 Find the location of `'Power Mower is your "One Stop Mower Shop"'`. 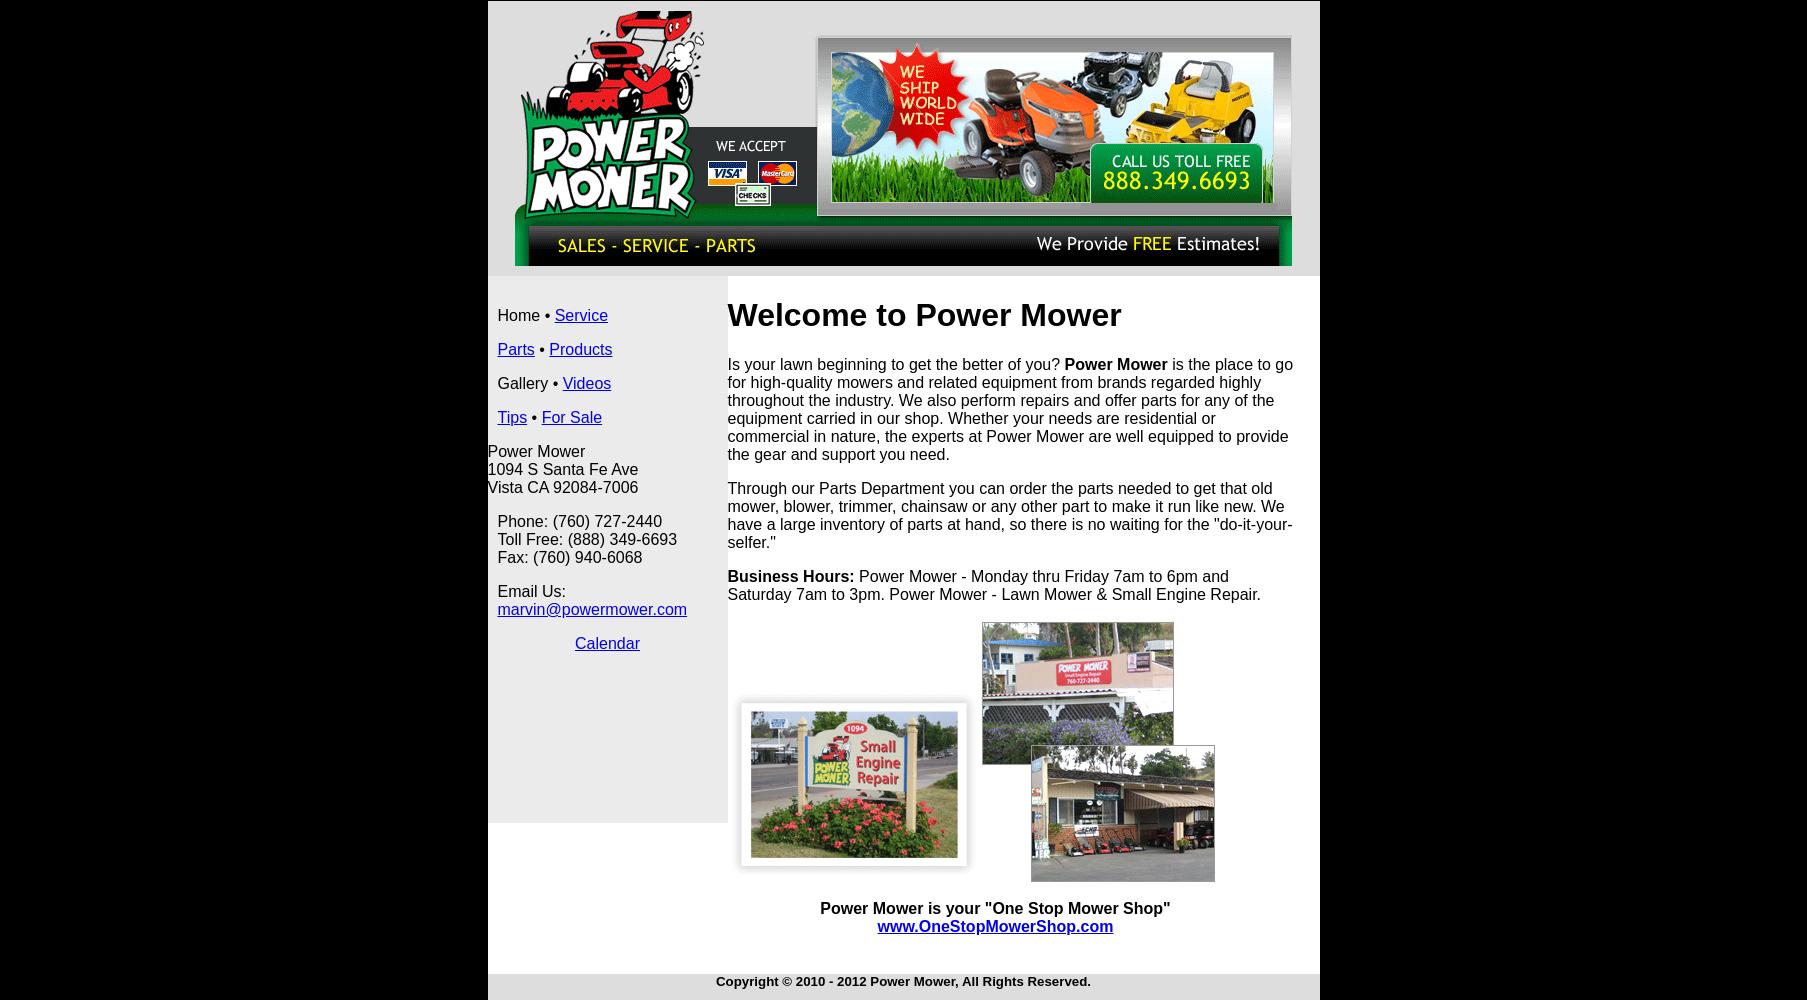

'Power Mower is your "One Stop Mower Shop"' is located at coordinates (994, 907).